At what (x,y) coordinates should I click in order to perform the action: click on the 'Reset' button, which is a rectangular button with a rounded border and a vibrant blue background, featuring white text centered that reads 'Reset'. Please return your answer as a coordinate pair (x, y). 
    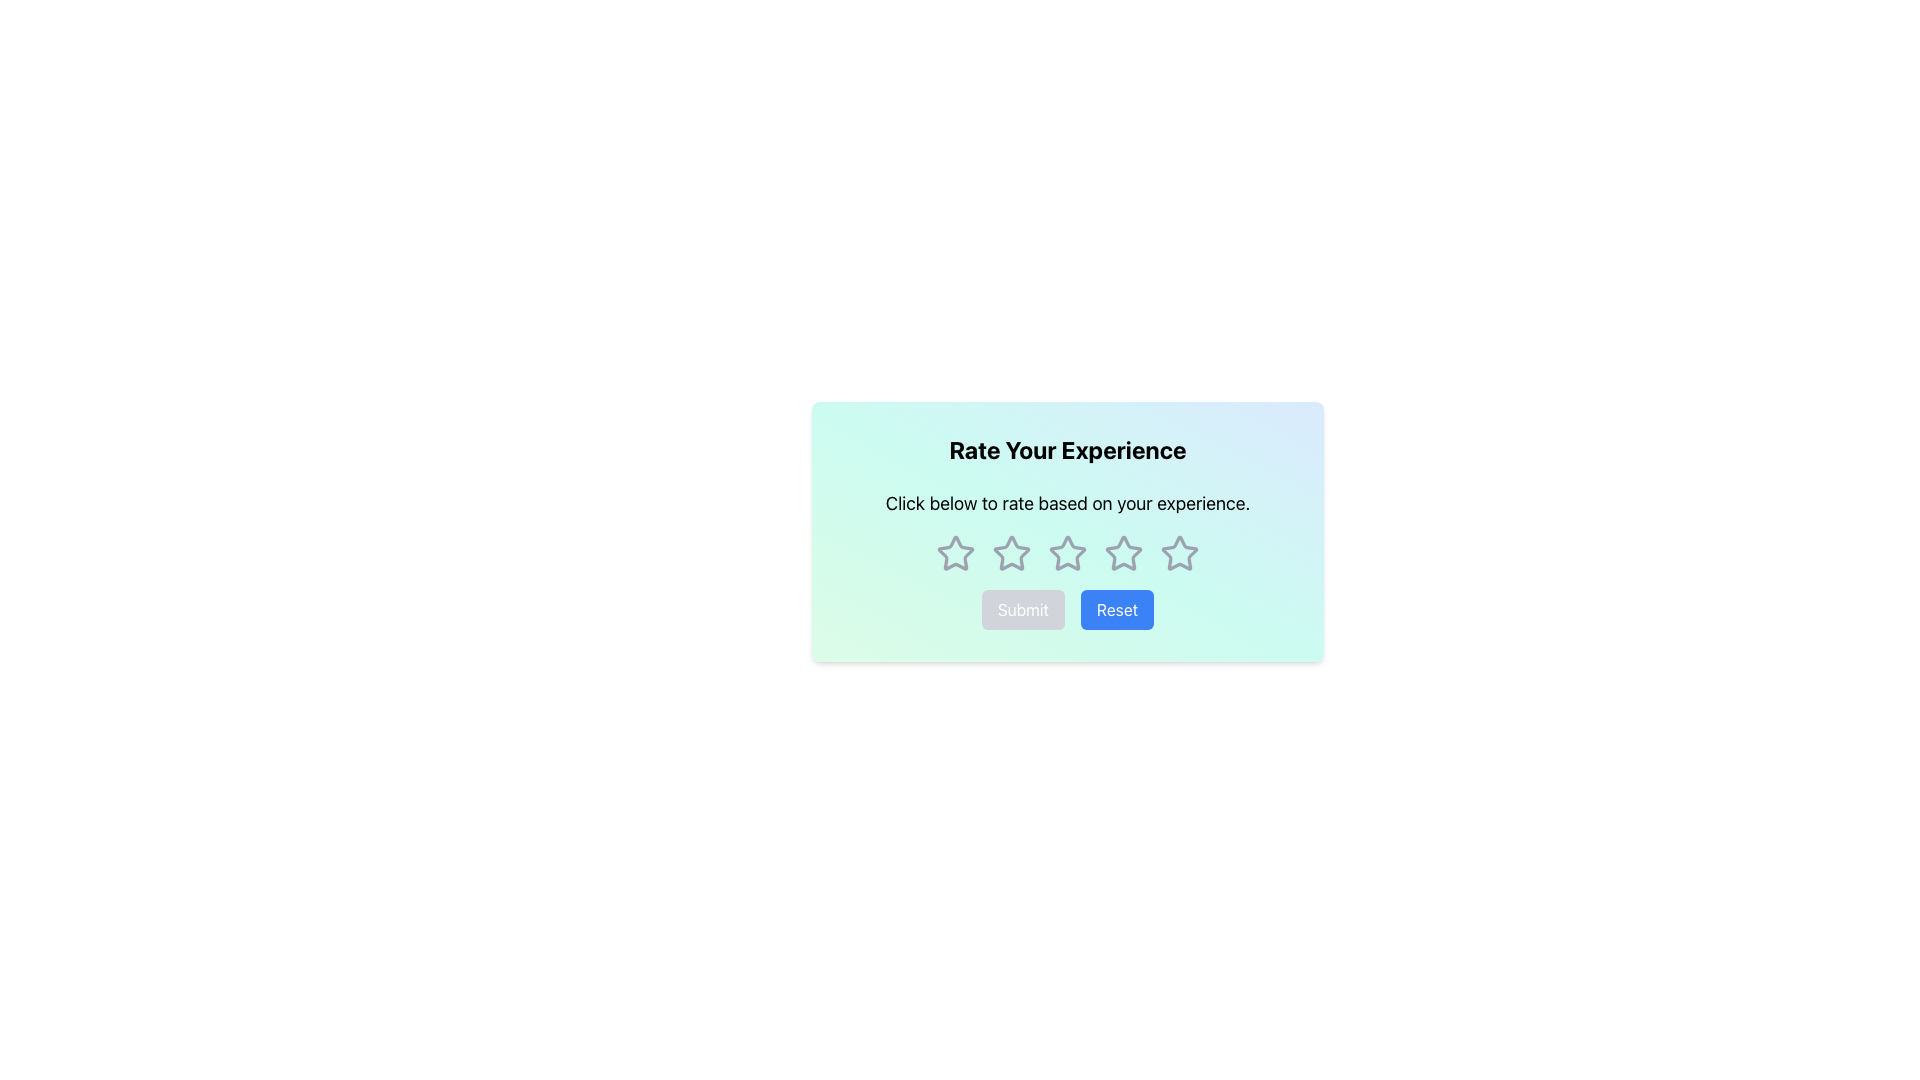
    Looking at the image, I should click on (1116, 608).